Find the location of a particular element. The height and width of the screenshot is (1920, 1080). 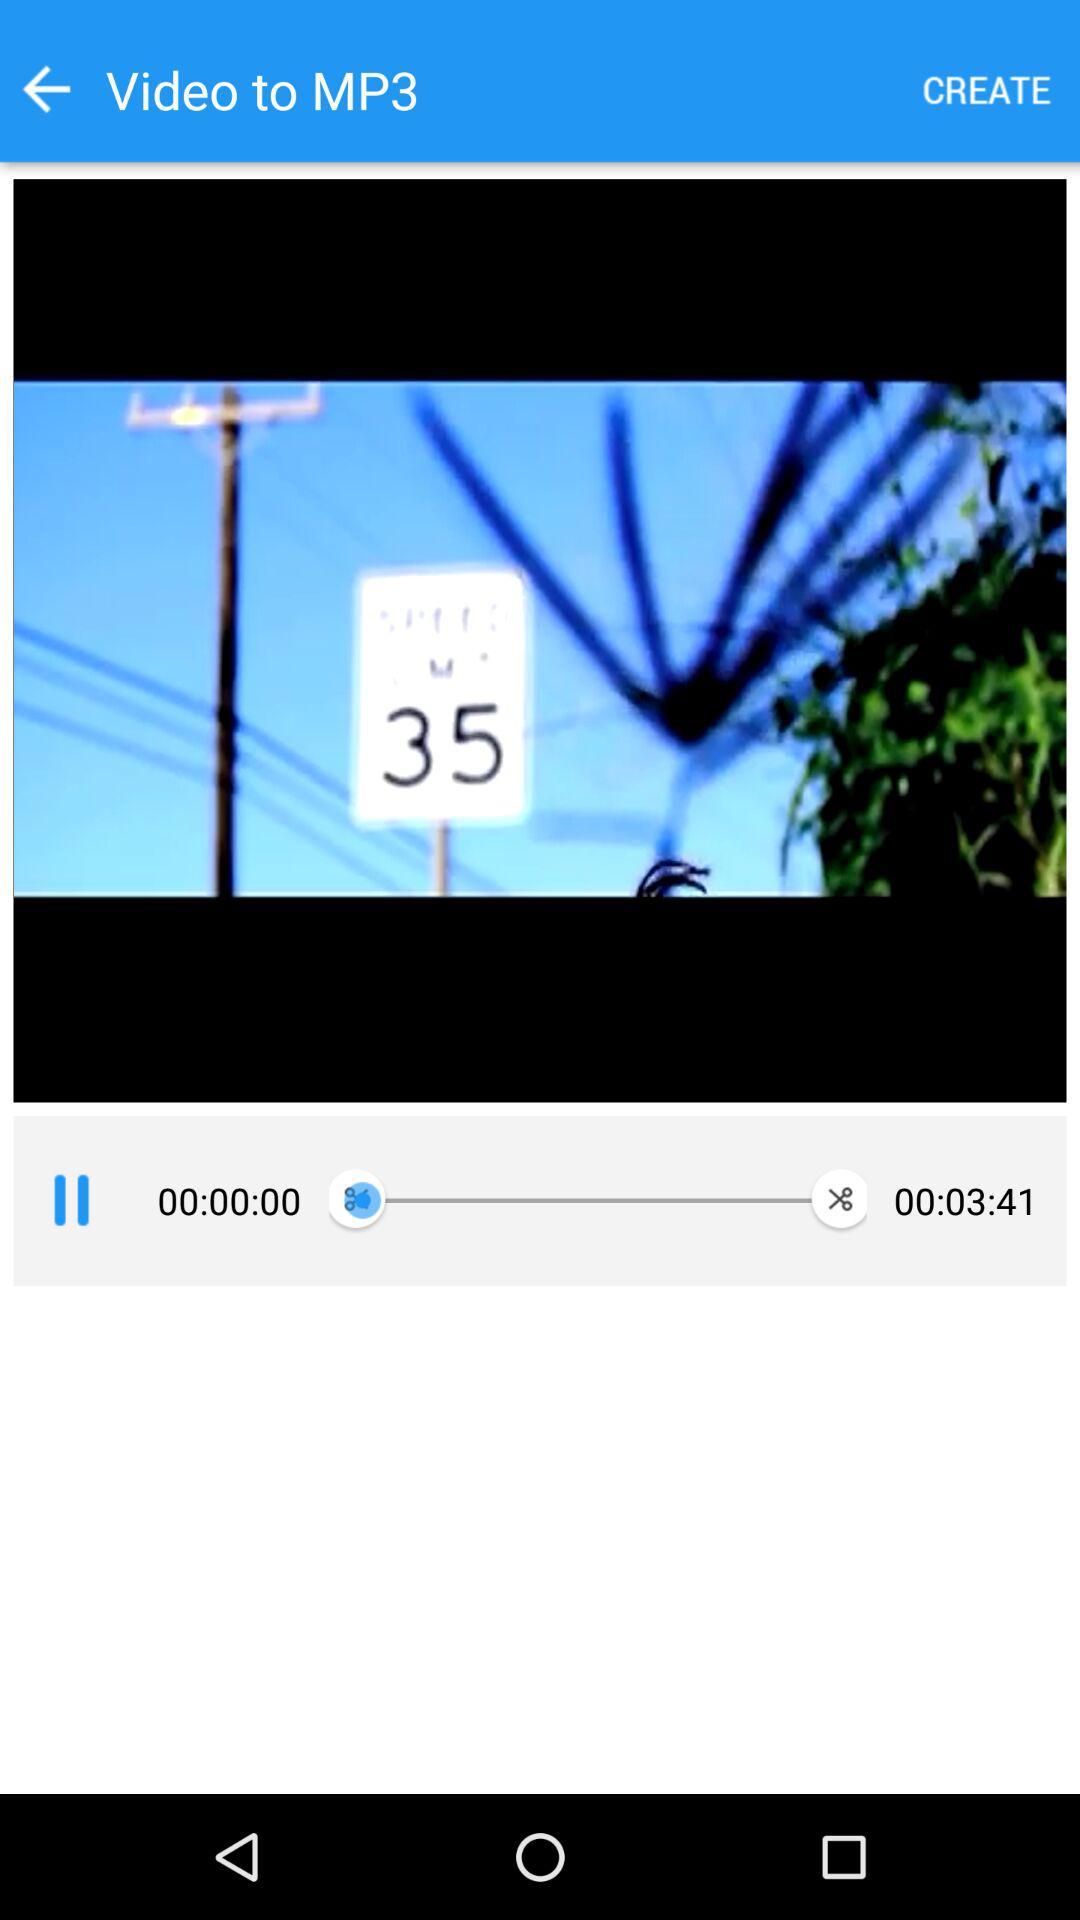

pause video is located at coordinates (70, 1200).